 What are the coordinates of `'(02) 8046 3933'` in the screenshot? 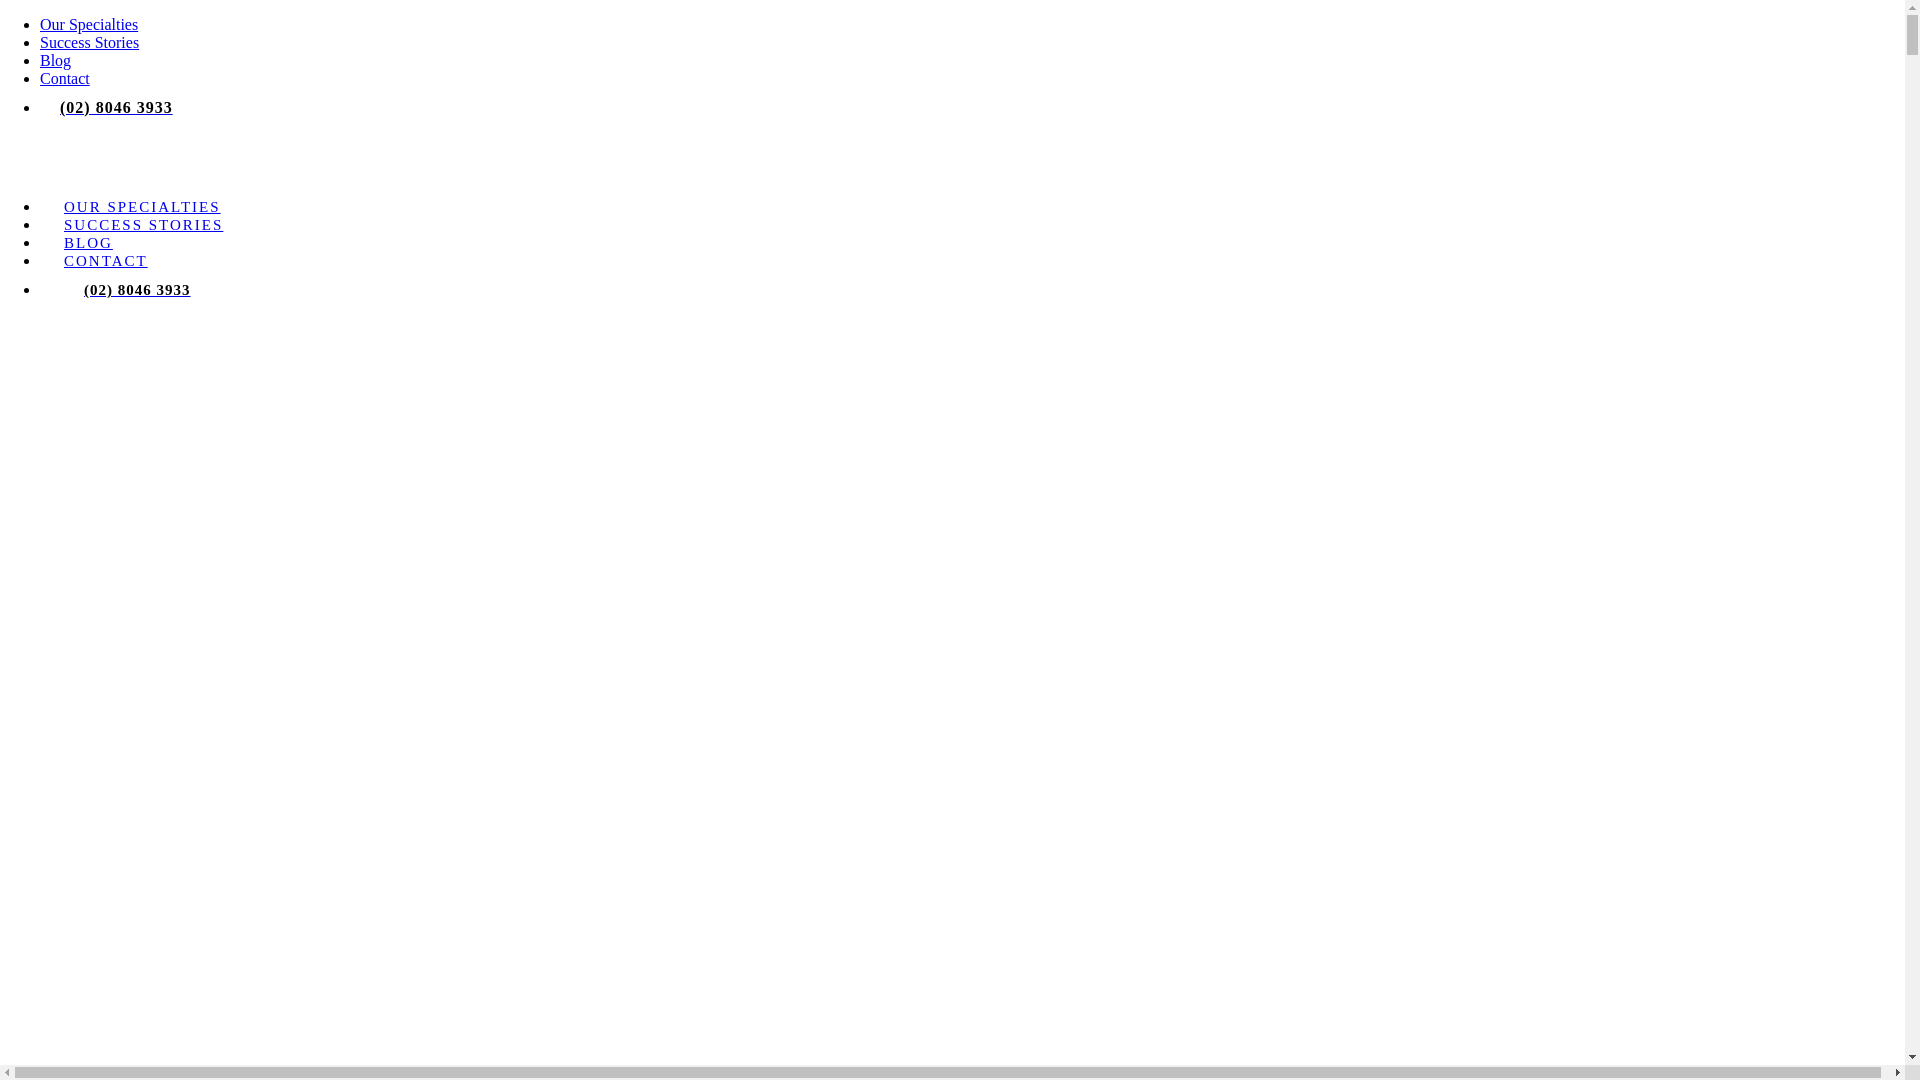 It's located at (136, 289).